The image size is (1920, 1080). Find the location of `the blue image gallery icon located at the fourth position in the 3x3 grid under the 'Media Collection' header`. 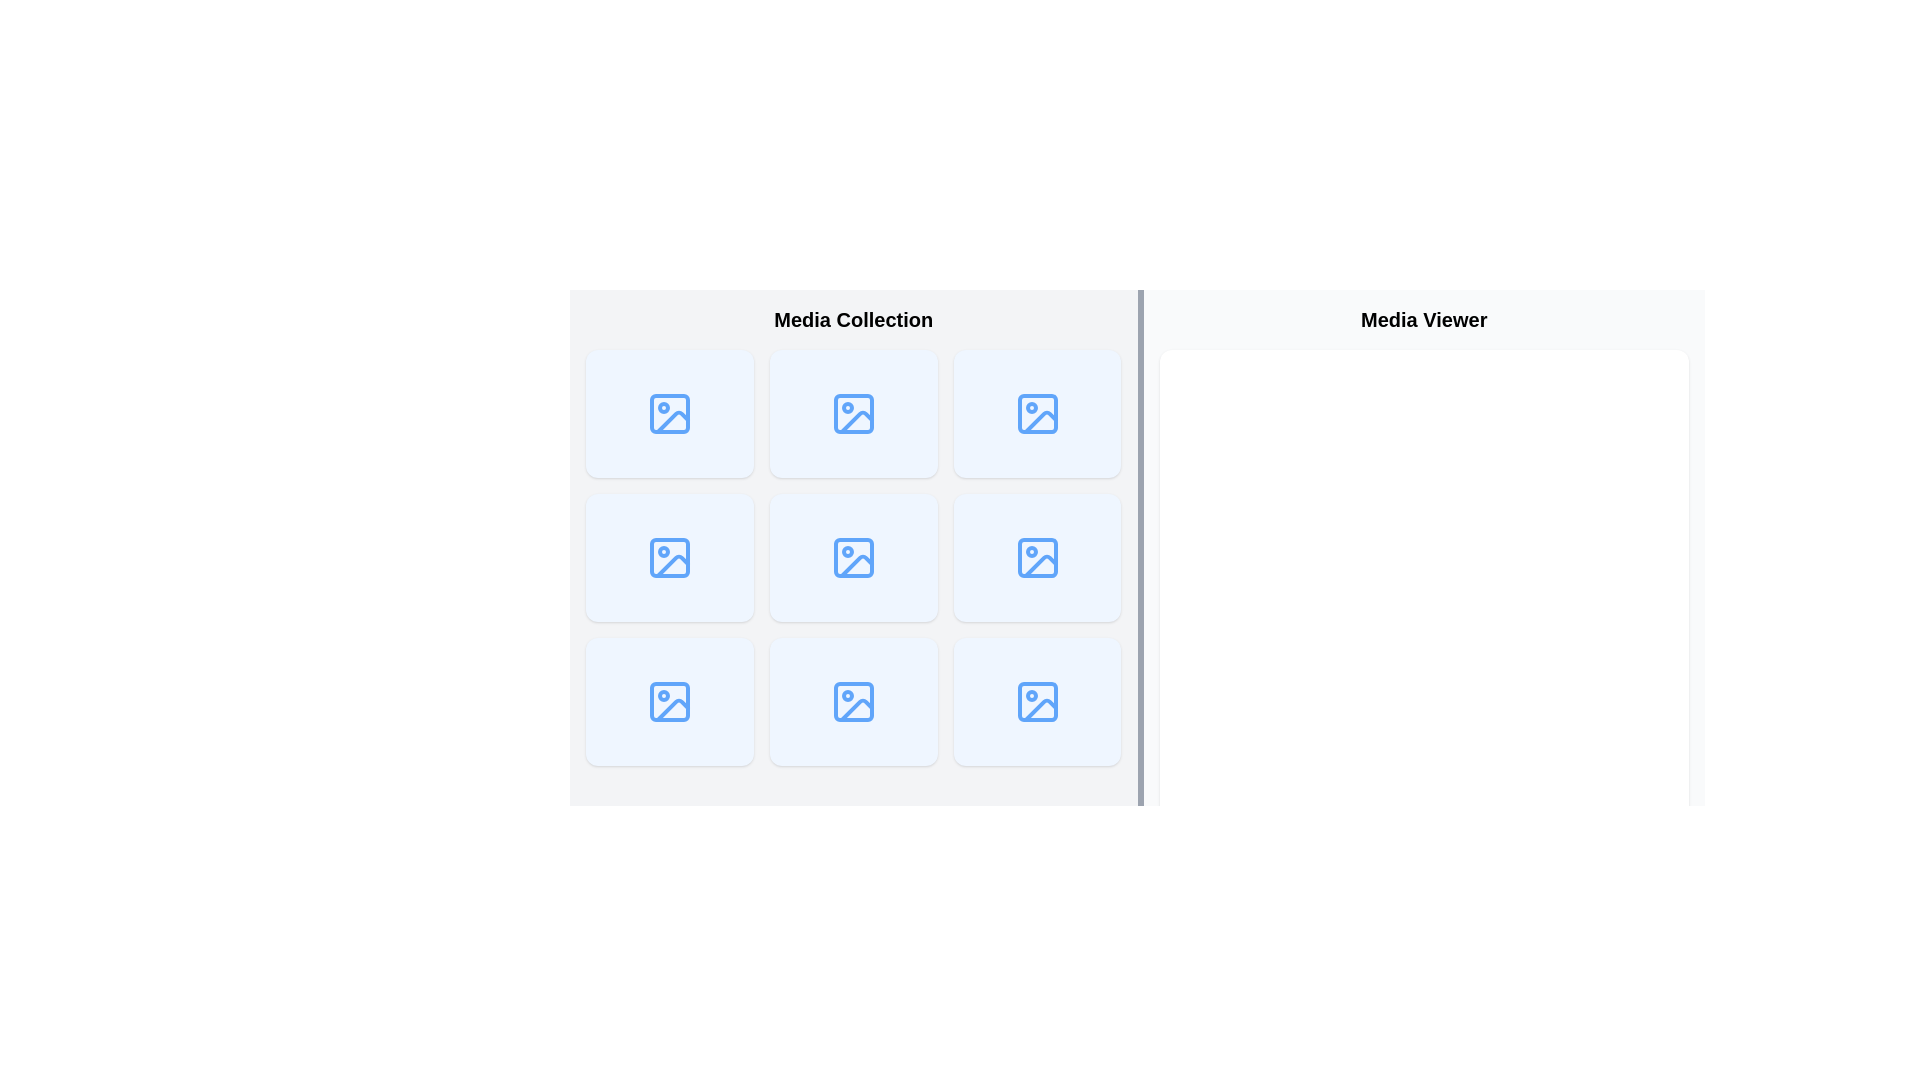

the blue image gallery icon located at the fourth position in the 3x3 grid under the 'Media Collection' header is located at coordinates (669, 558).